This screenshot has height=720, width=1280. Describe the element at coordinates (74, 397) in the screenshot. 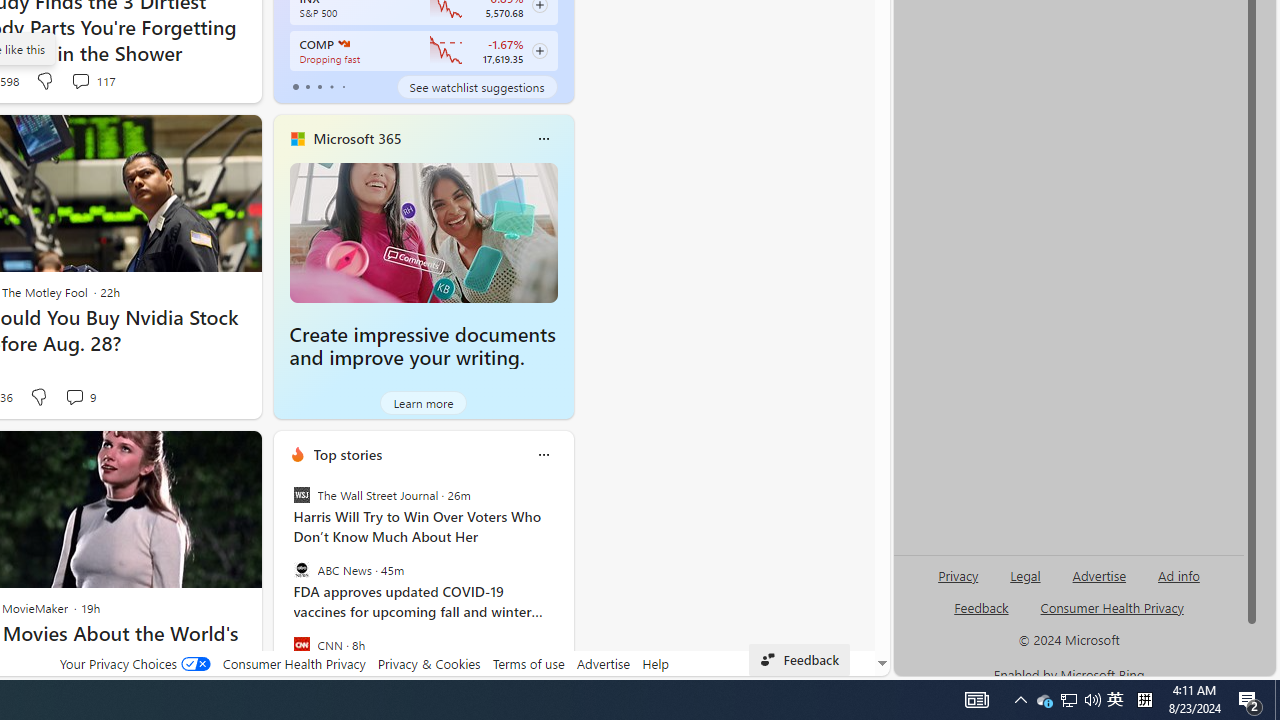

I see `'View comments 9 Comment'` at that location.